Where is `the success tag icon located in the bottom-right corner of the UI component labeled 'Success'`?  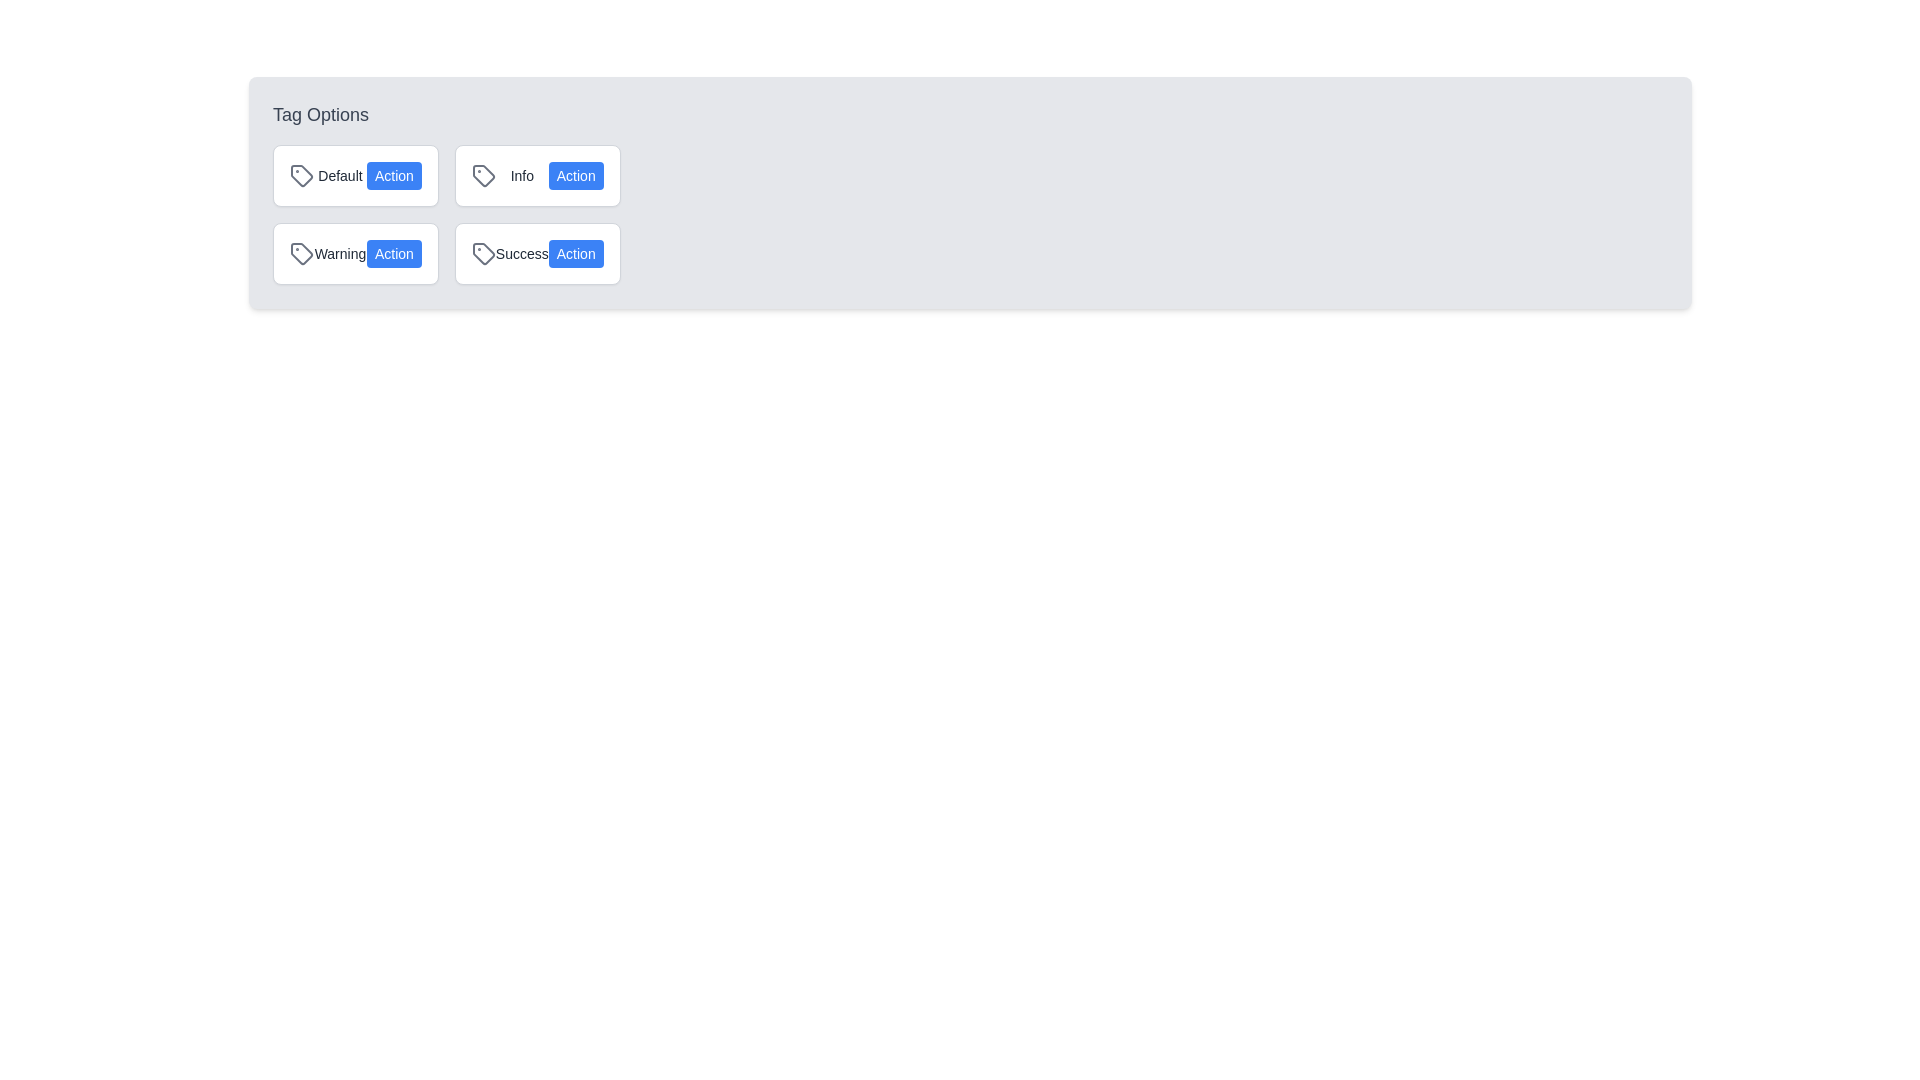 the success tag icon located in the bottom-right corner of the UI component labeled 'Success' is located at coordinates (483, 253).